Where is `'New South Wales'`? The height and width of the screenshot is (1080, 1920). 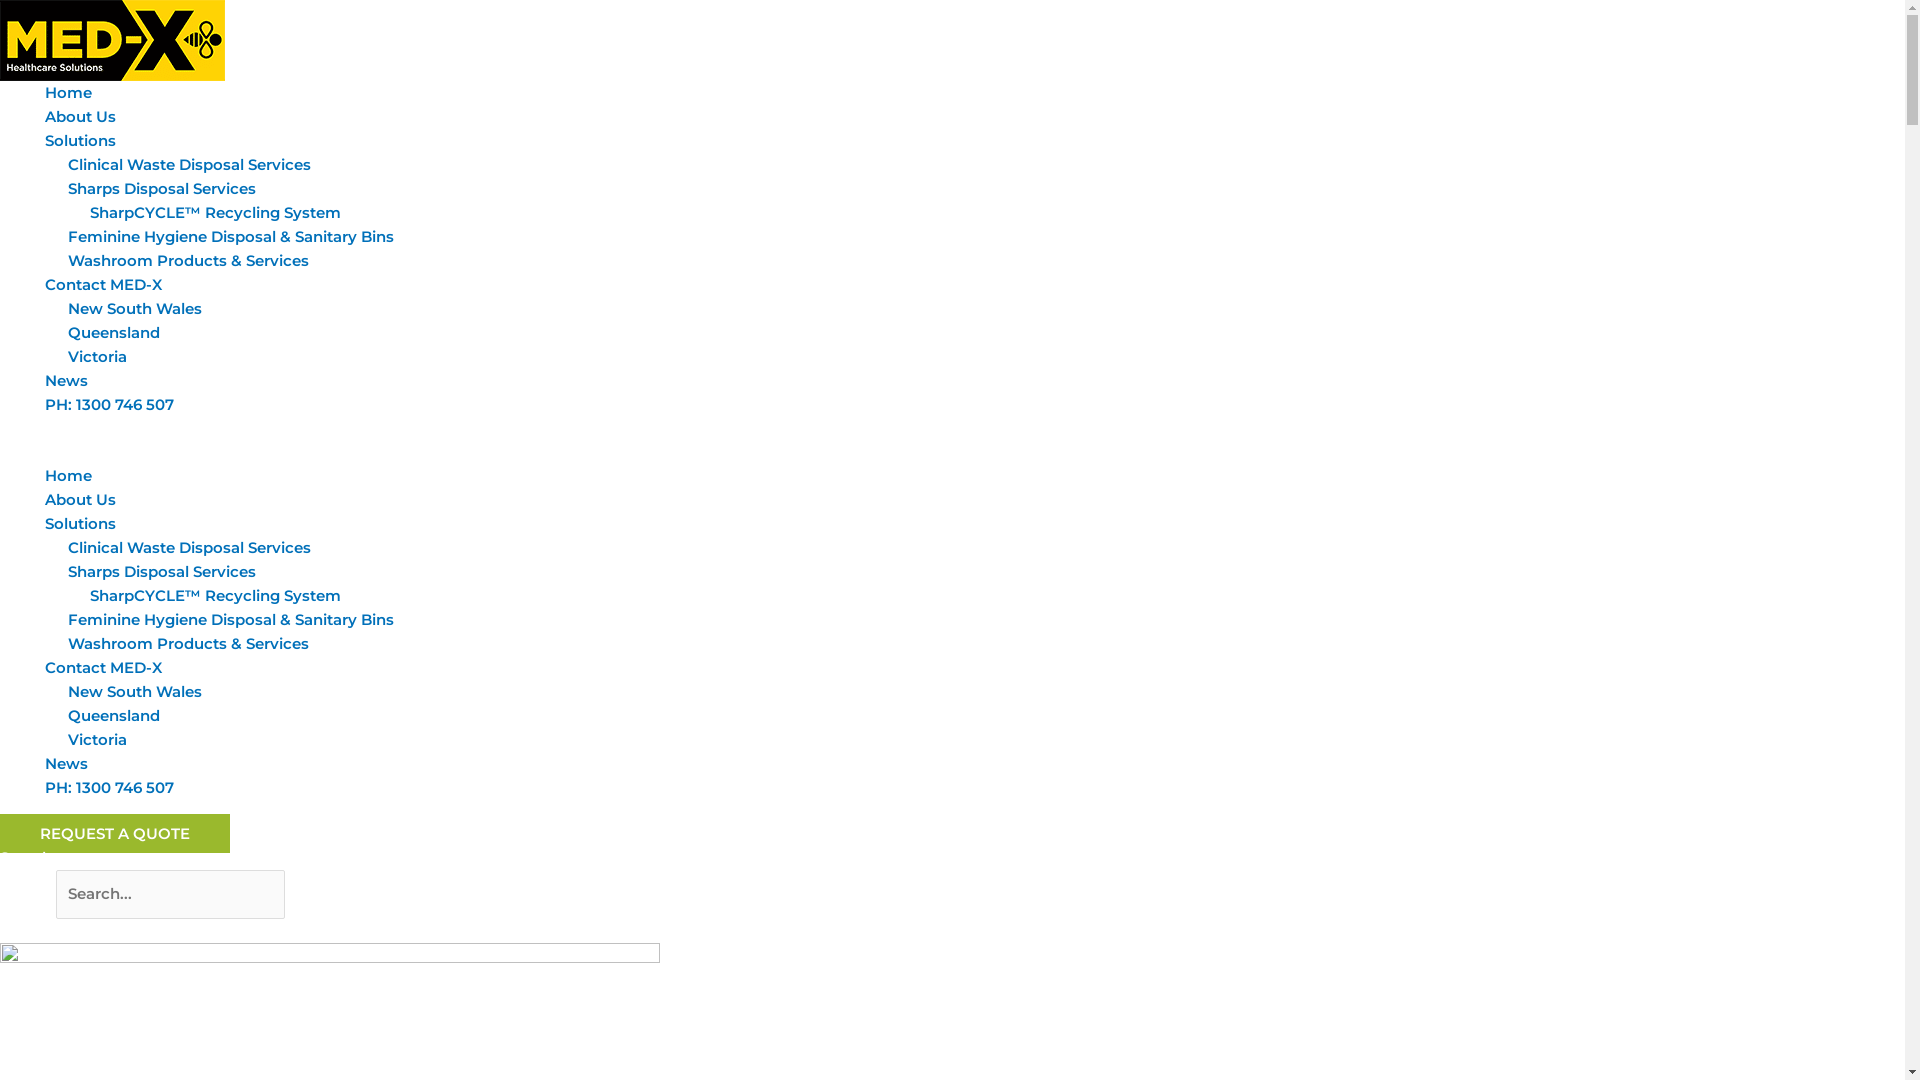 'New South Wales' is located at coordinates (133, 308).